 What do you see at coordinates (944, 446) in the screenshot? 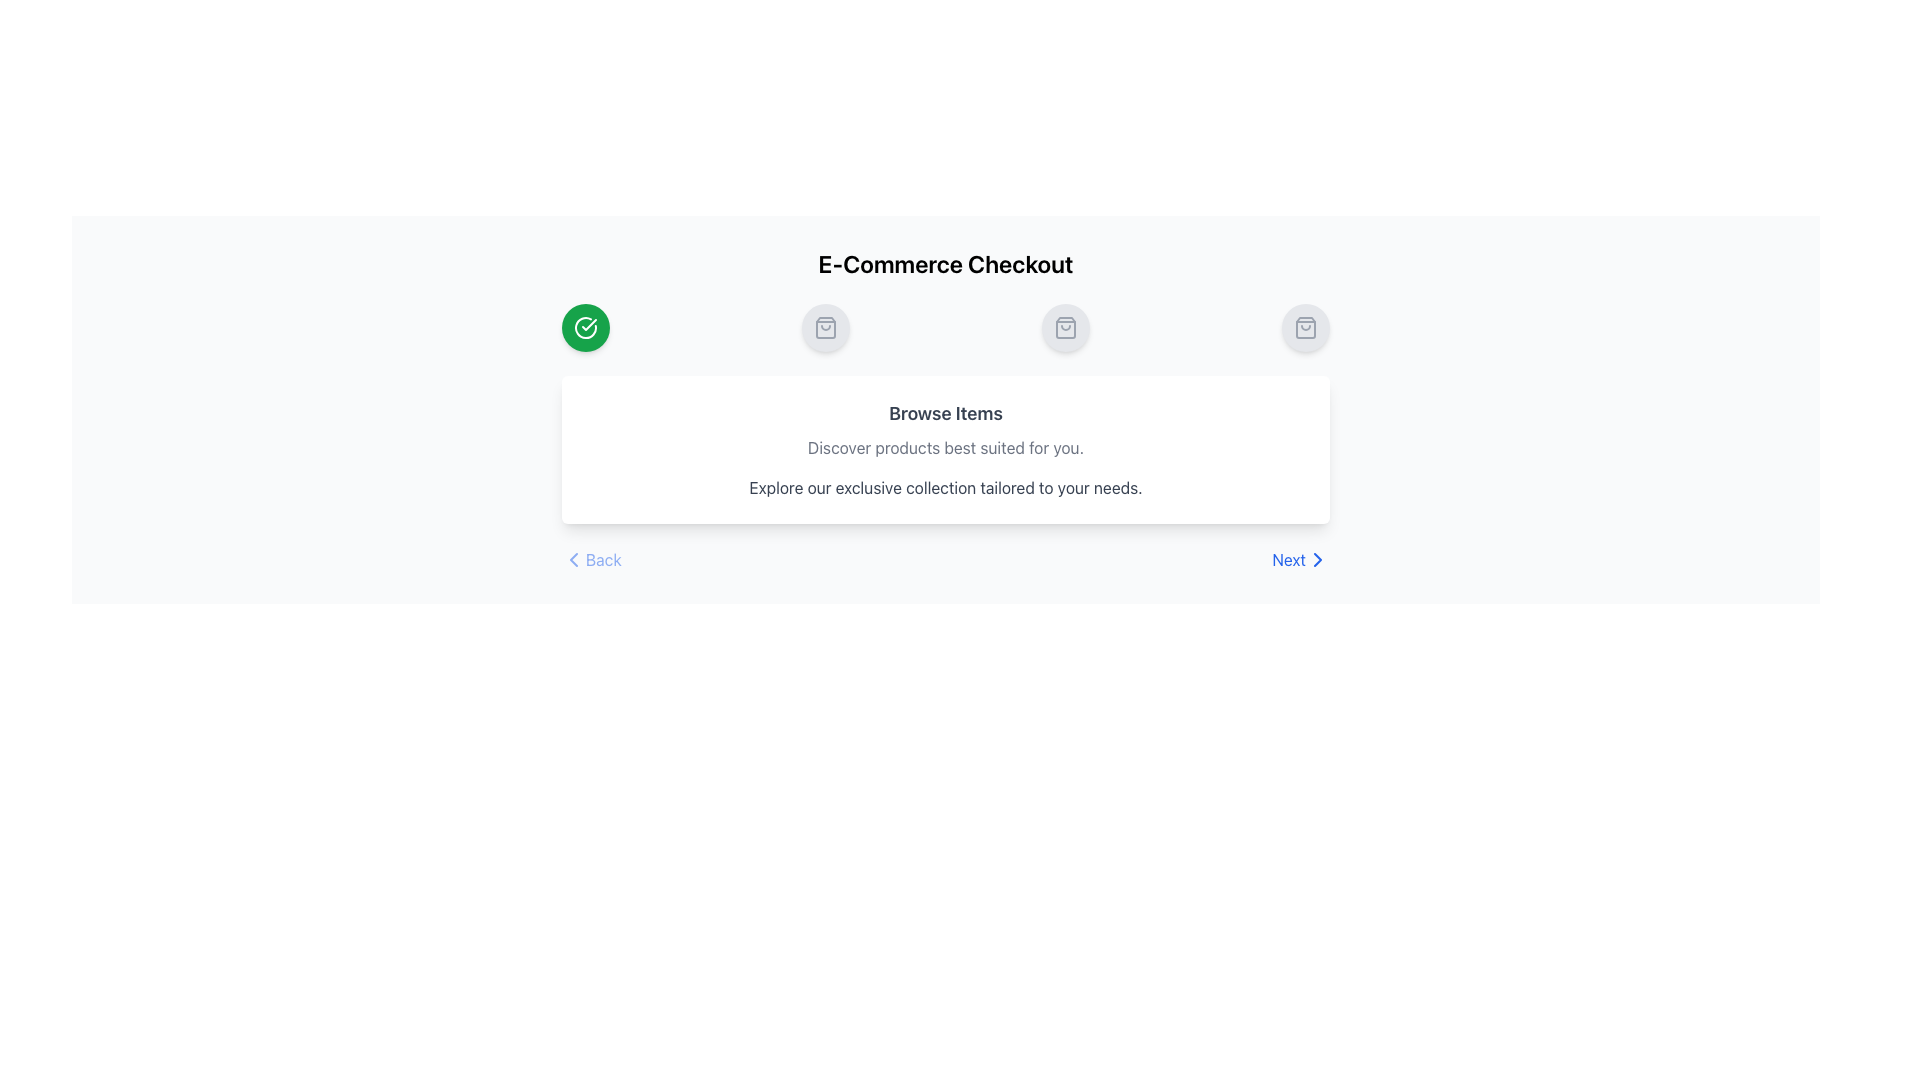
I see `the descriptive tagline element located below the 'Browse Items' title and above the descriptive text block` at bounding box center [944, 446].